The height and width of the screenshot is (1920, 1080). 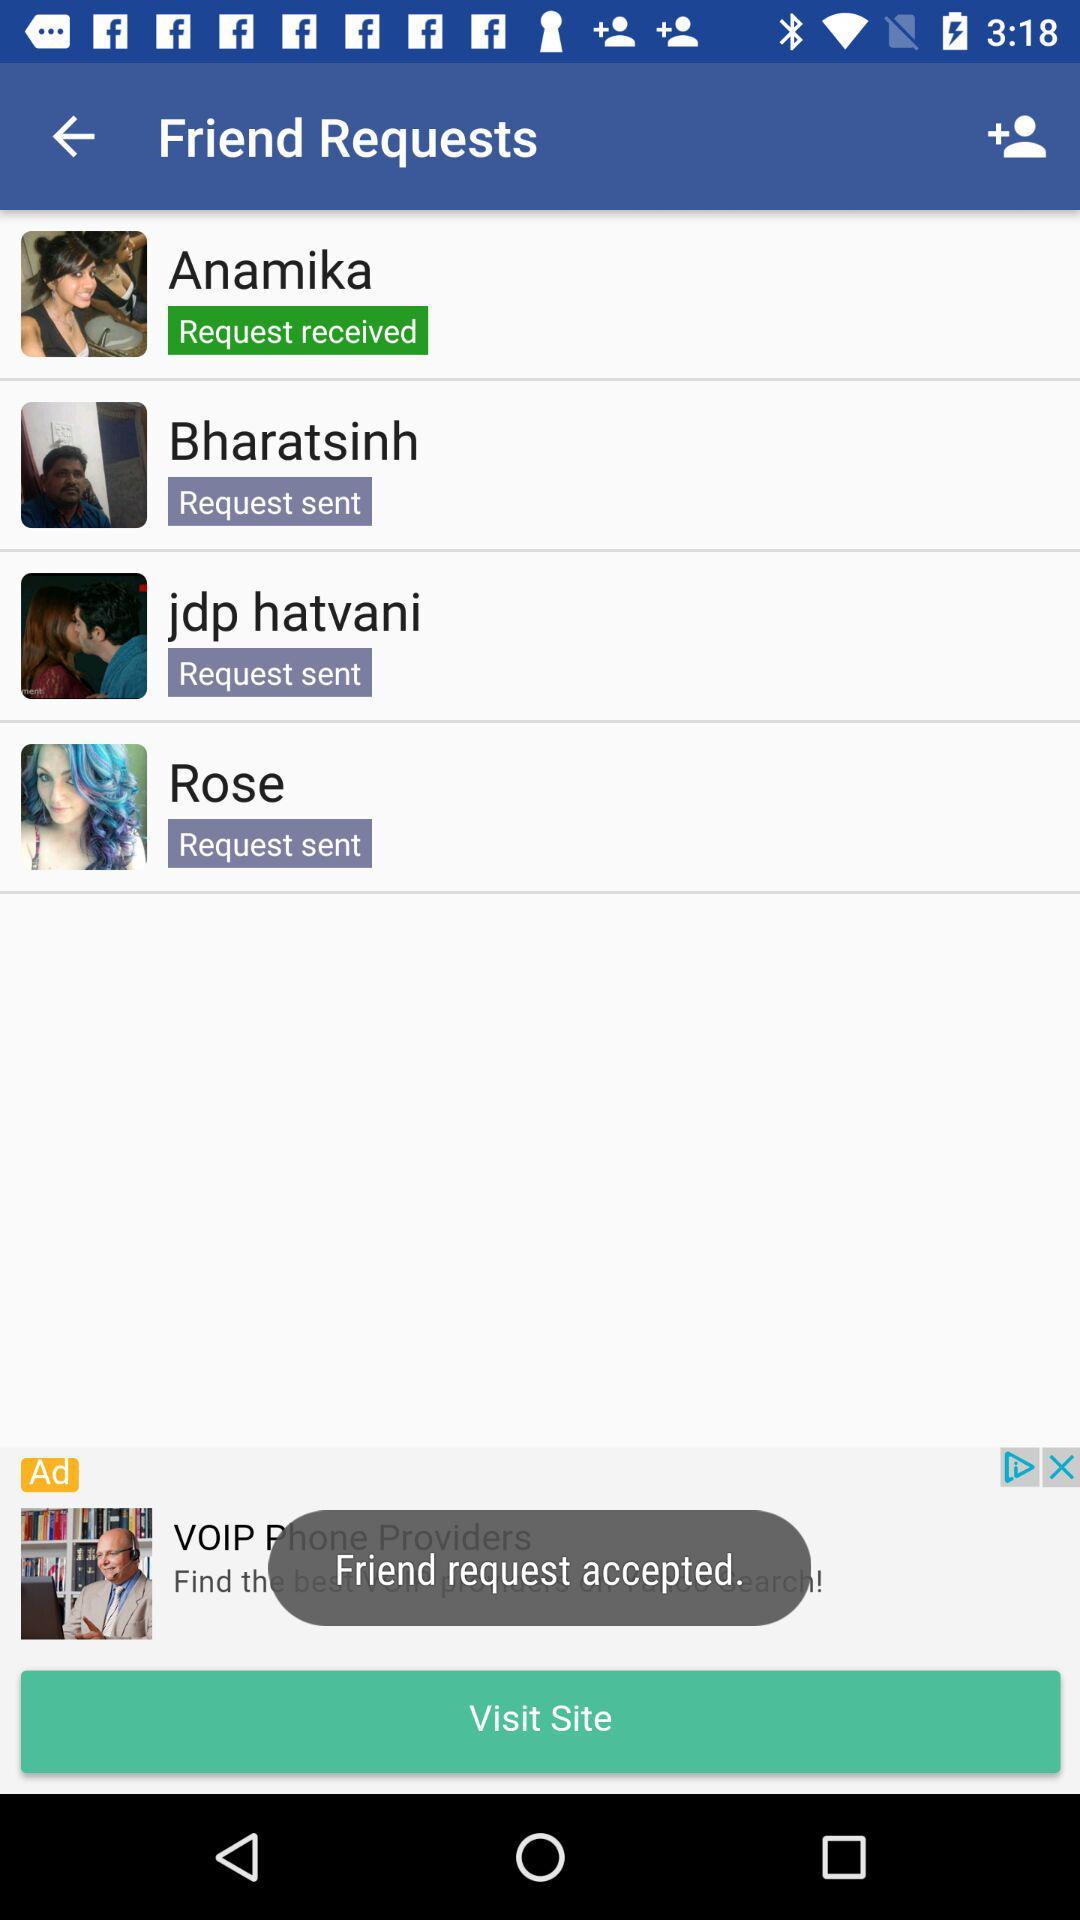 What do you see at coordinates (83, 292) in the screenshot?
I see `click anamika 's profile` at bounding box center [83, 292].